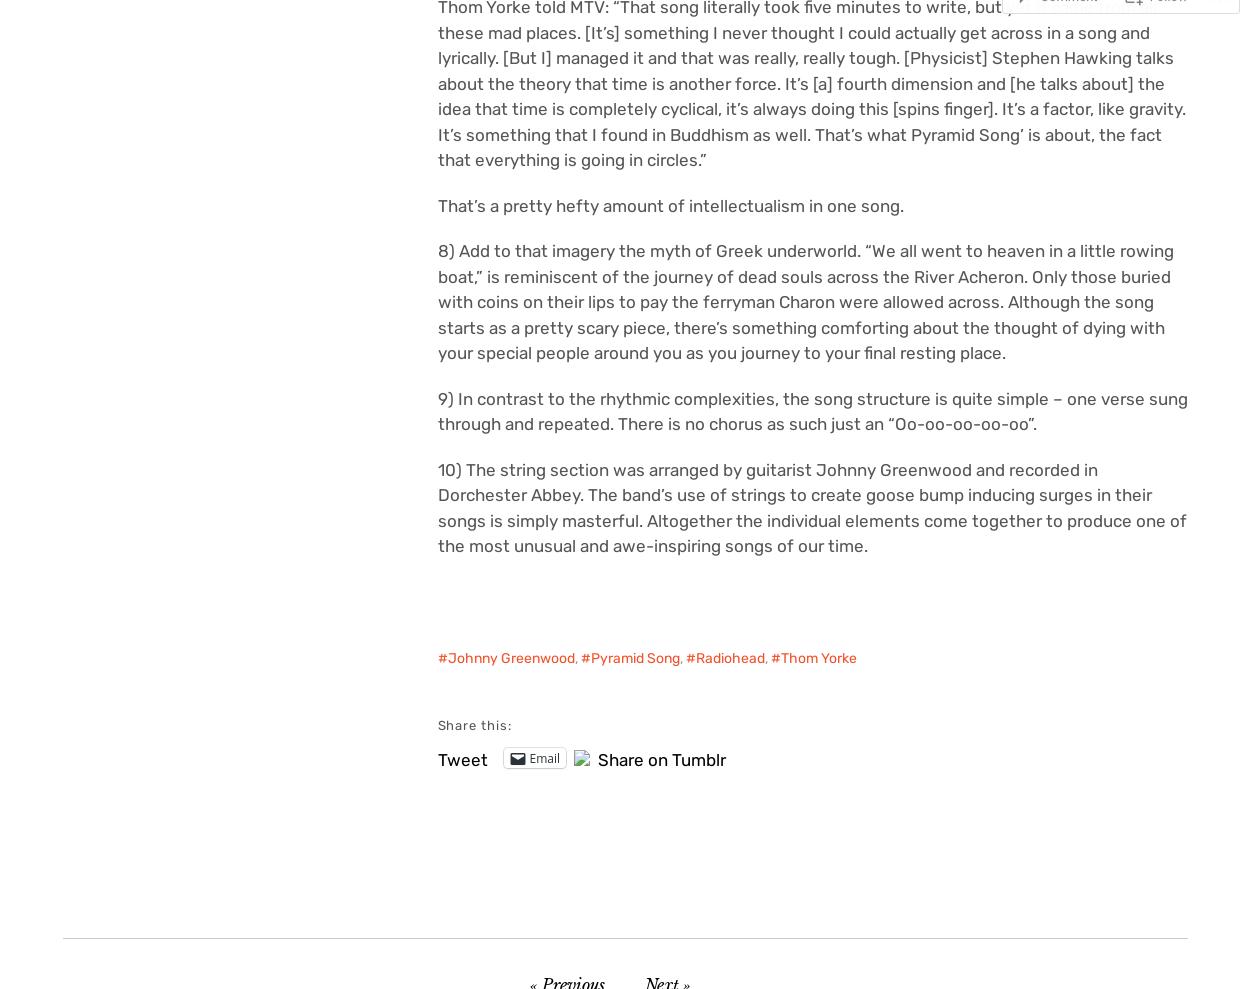  I want to click on 'That’s a pretty hefty amount of intellectualism in one song.', so click(670, 205).